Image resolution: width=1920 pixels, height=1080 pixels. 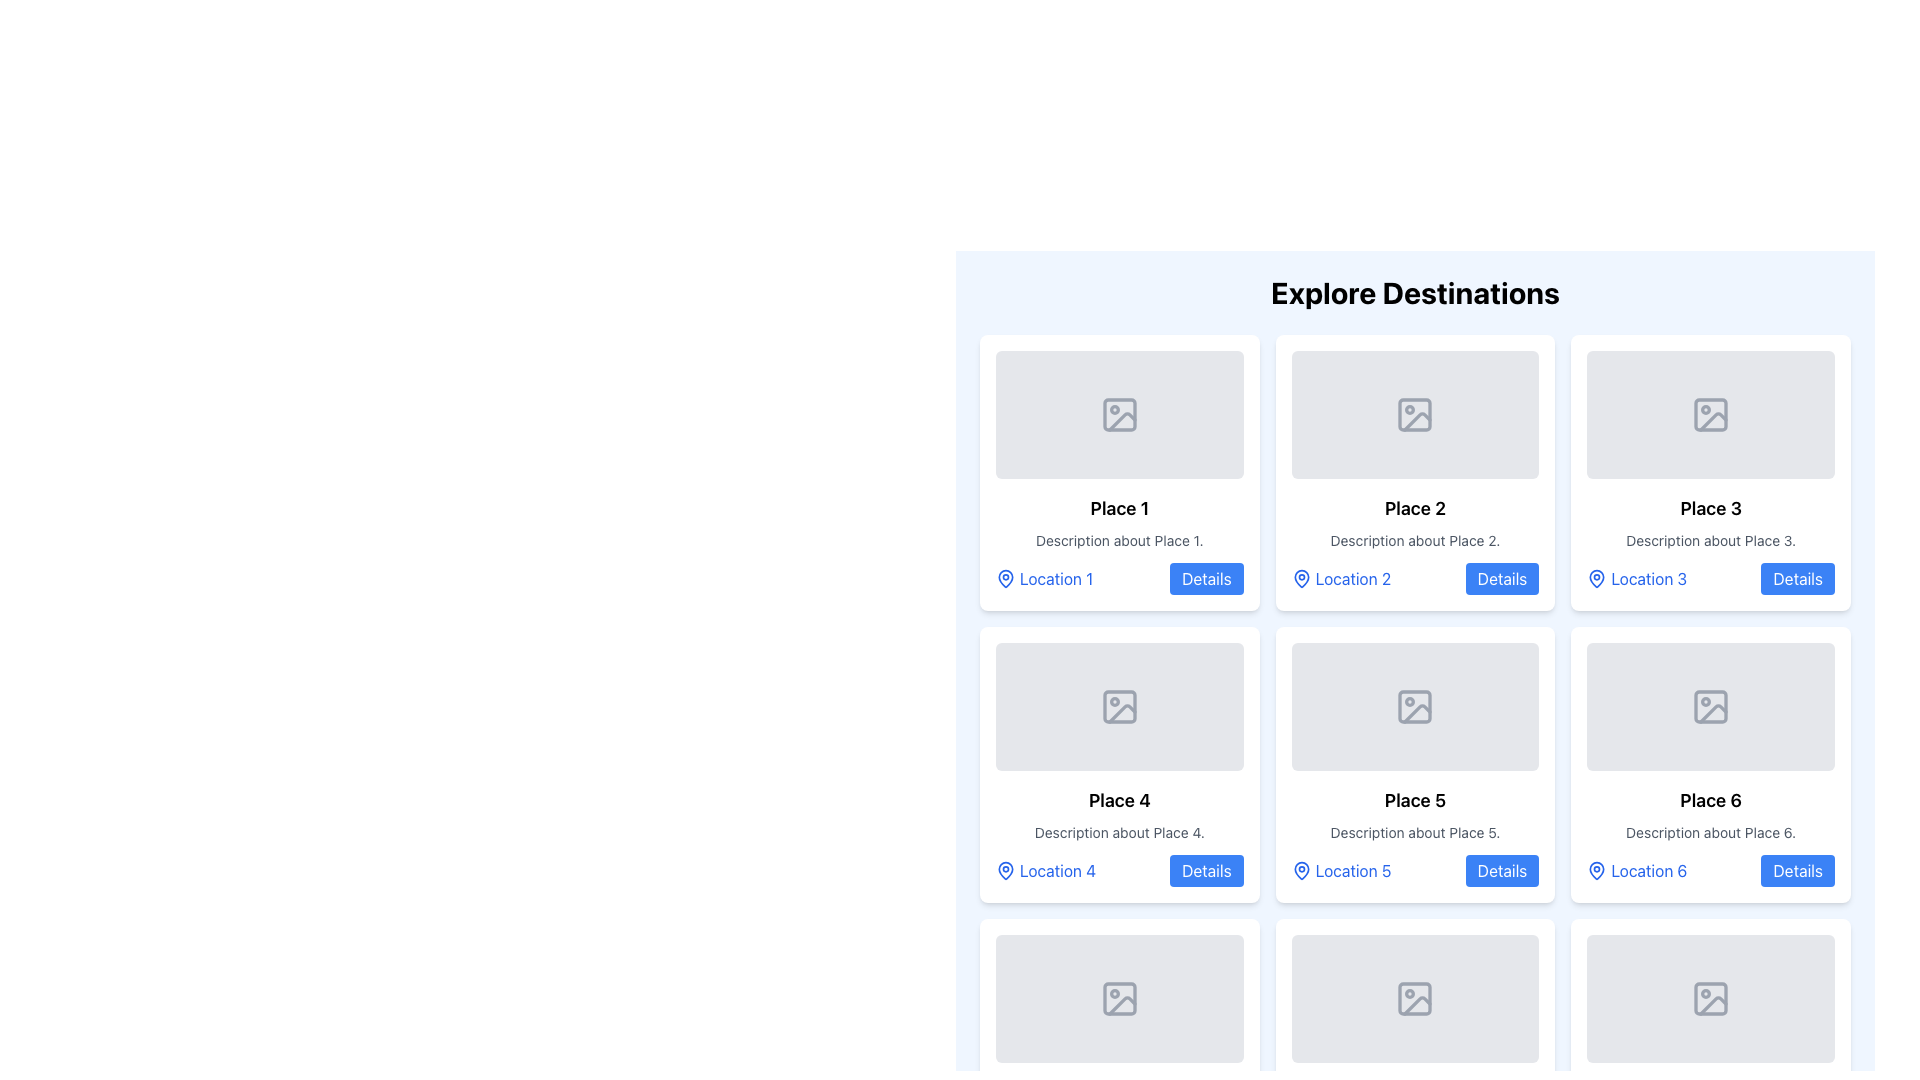 What do you see at coordinates (1006, 870) in the screenshot?
I see `the blue outlined map pin icon representing 'Location 4' located in the bottom-left corner of the card for 'Place 4'` at bounding box center [1006, 870].